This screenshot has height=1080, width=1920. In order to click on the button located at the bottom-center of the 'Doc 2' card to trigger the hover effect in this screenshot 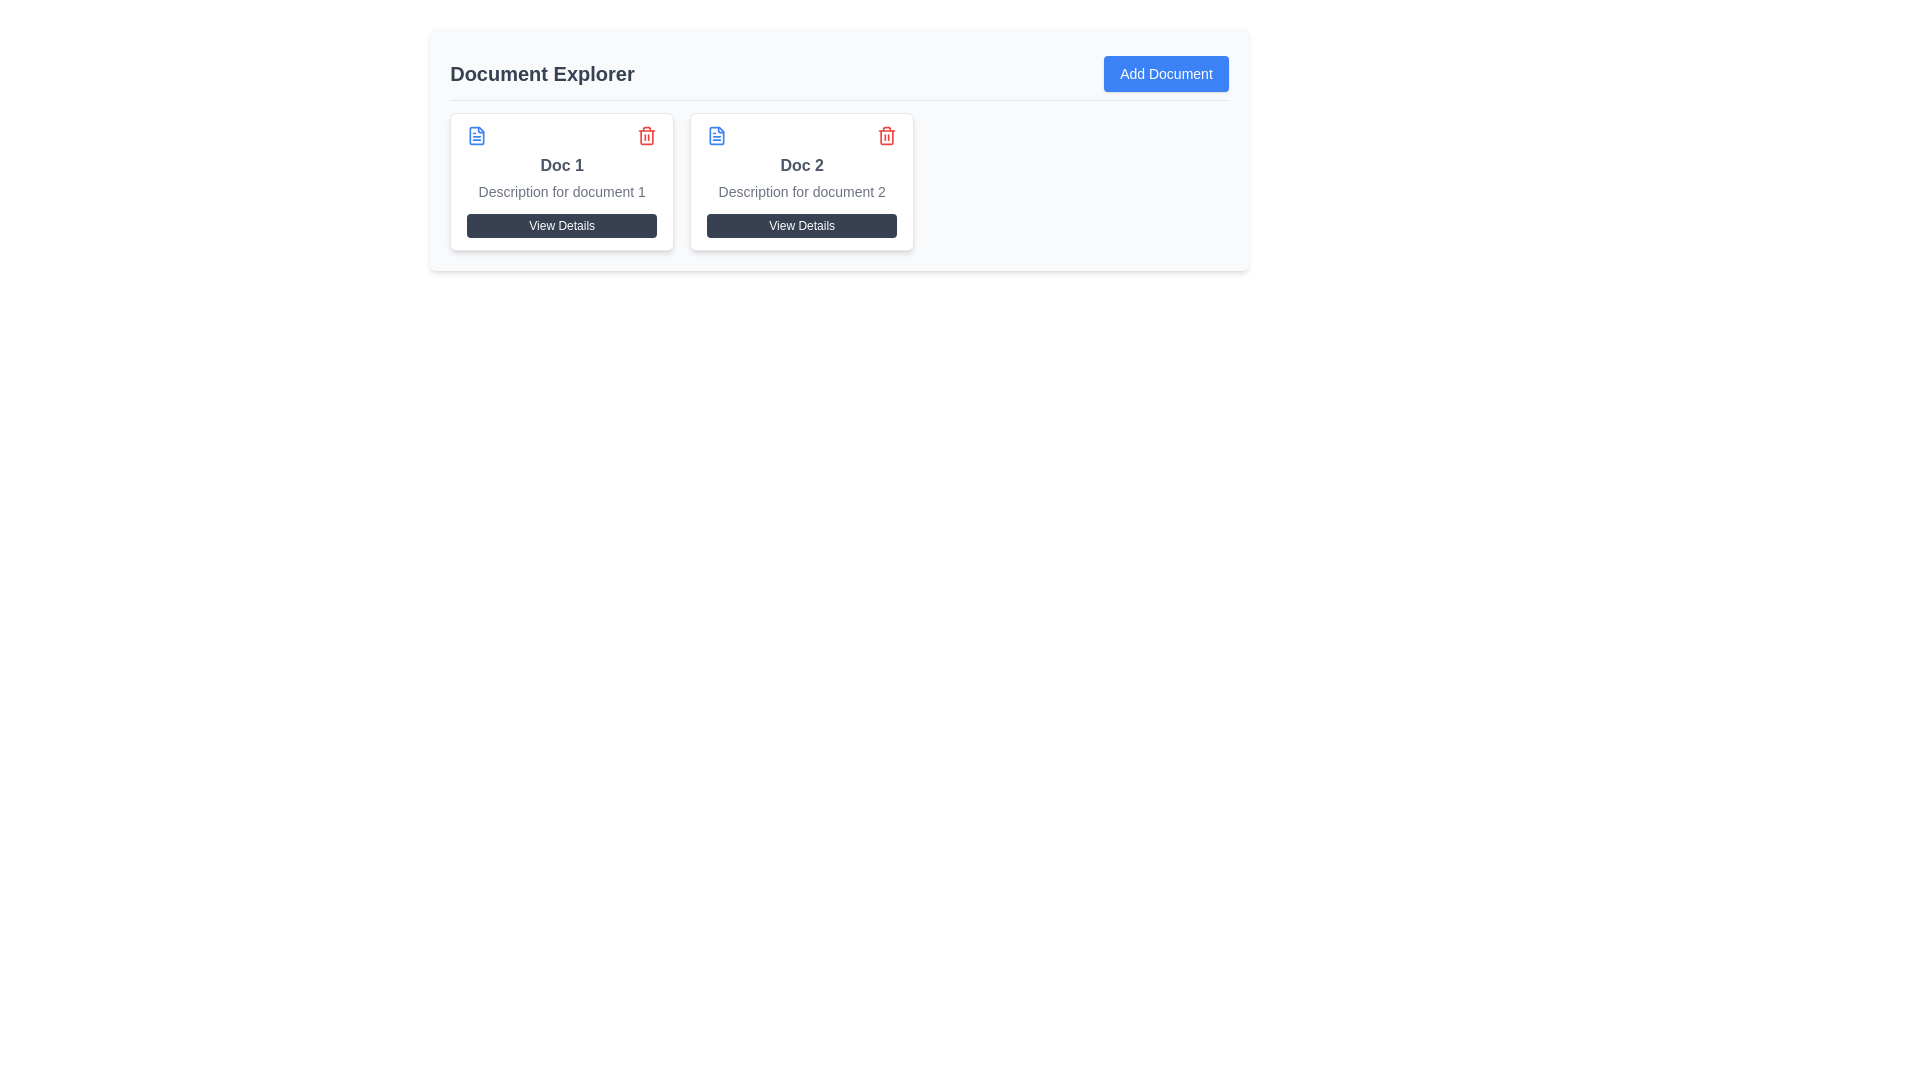, I will do `click(802, 225)`.